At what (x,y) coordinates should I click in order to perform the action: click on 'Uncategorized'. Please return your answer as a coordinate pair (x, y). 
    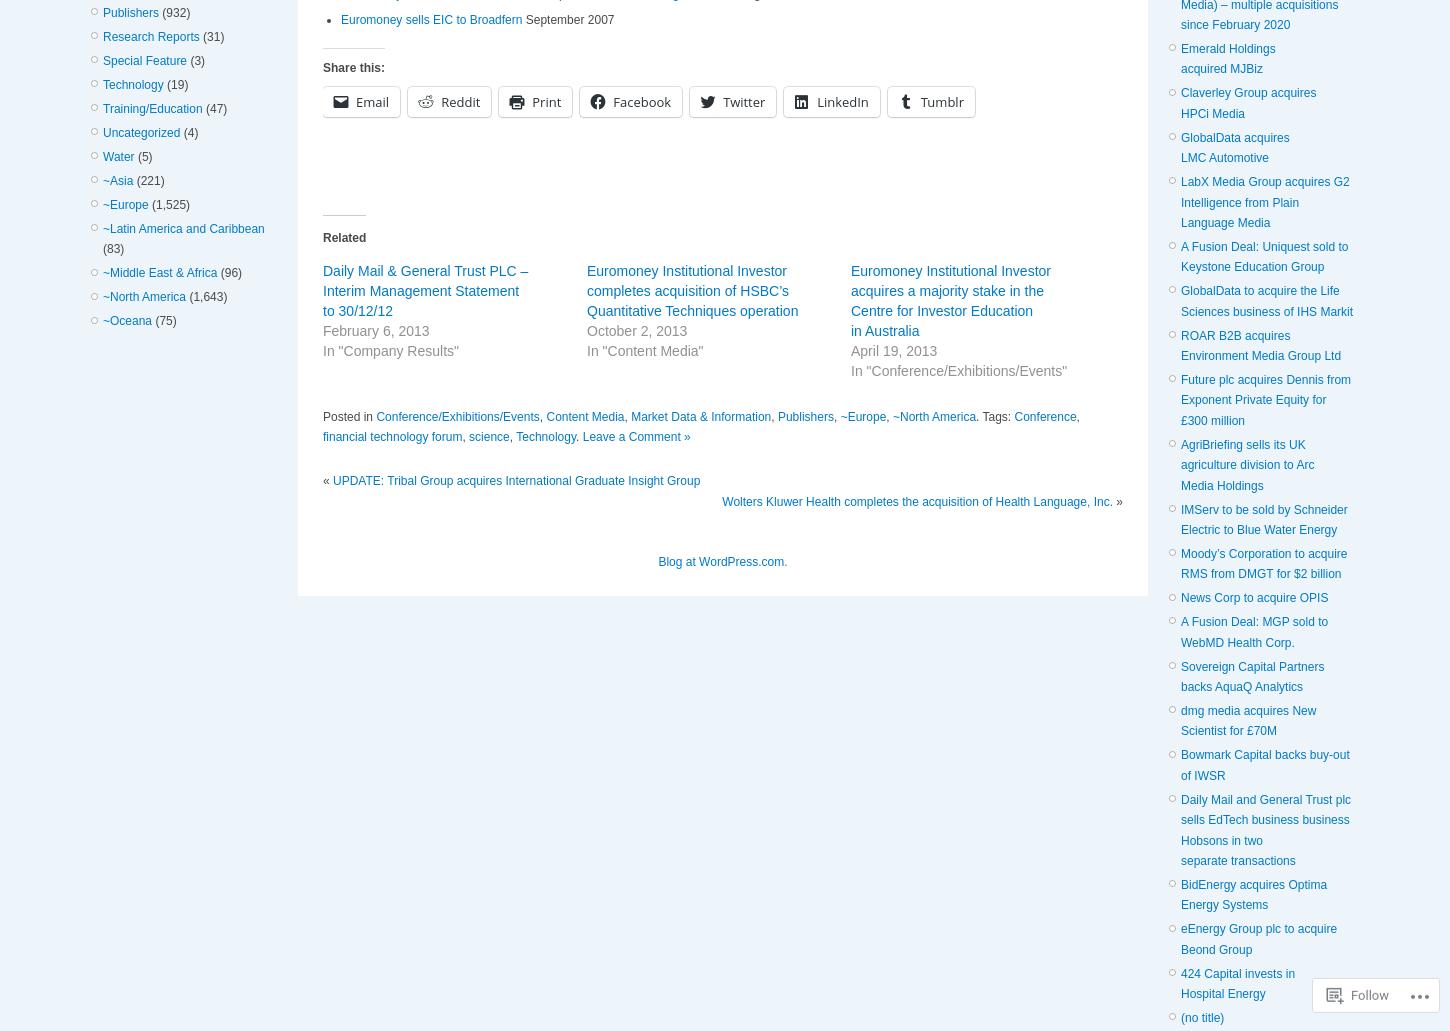
    Looking at the image, I should click on (140, 131).